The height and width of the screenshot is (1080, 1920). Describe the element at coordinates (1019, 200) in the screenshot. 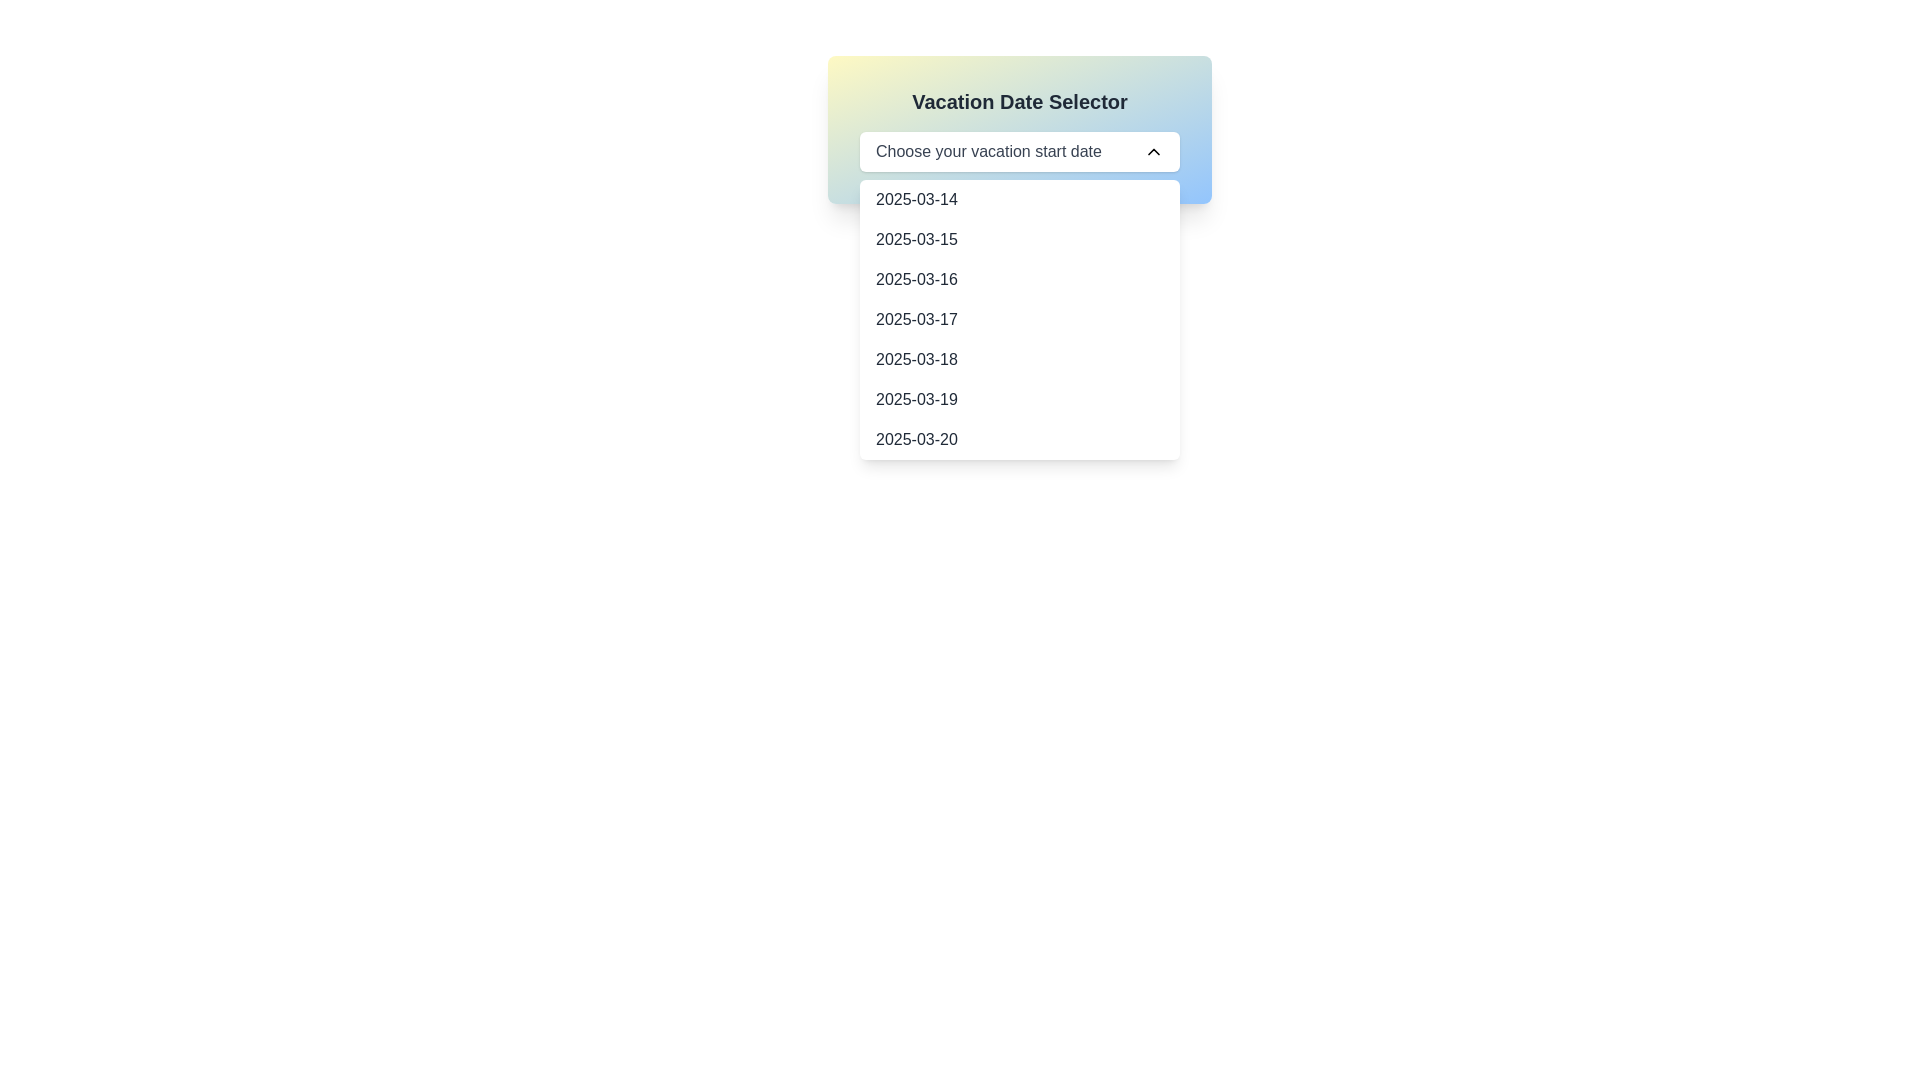

I see `the first date option '2025-03-14' in the dropdown menu under the 'Choose your vacation start date' field` at that location.